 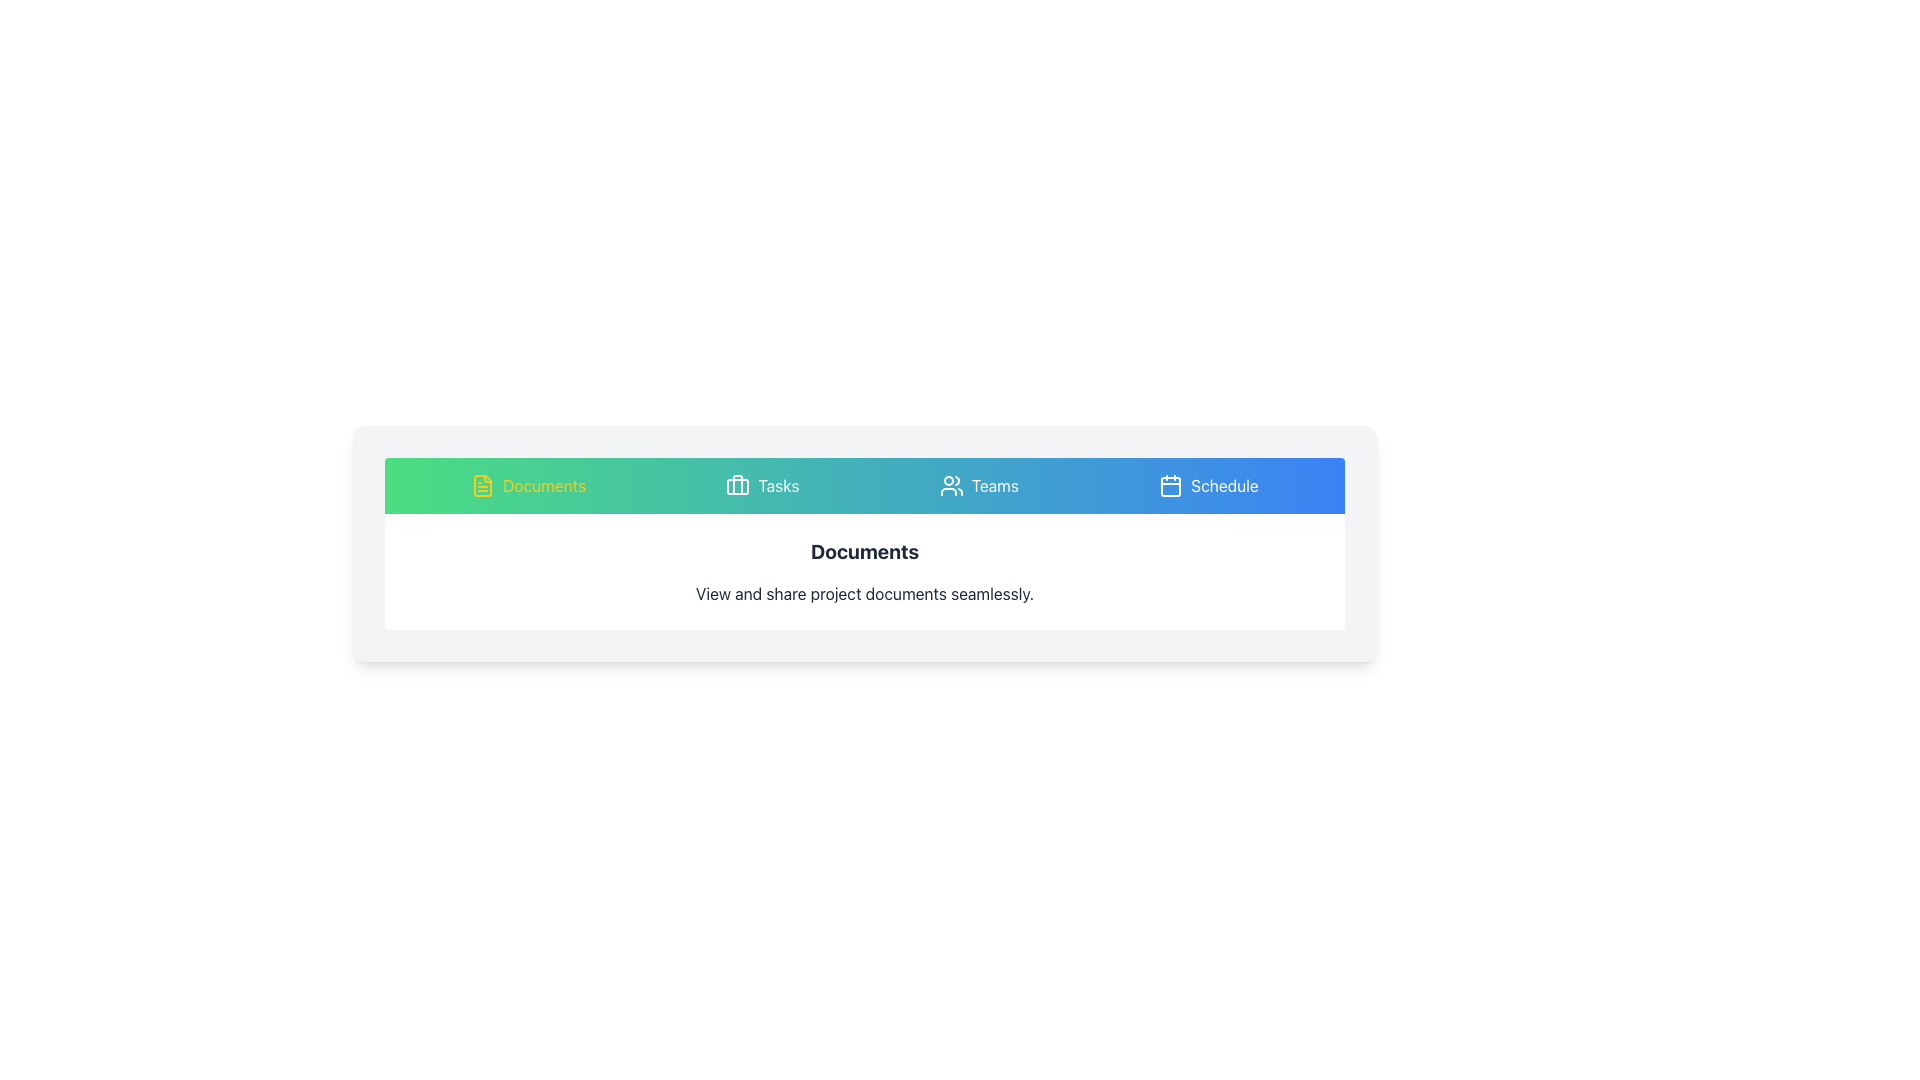 I want to click on the blue 'Teams' button in the navigation bar, so click(x=979, y=486).